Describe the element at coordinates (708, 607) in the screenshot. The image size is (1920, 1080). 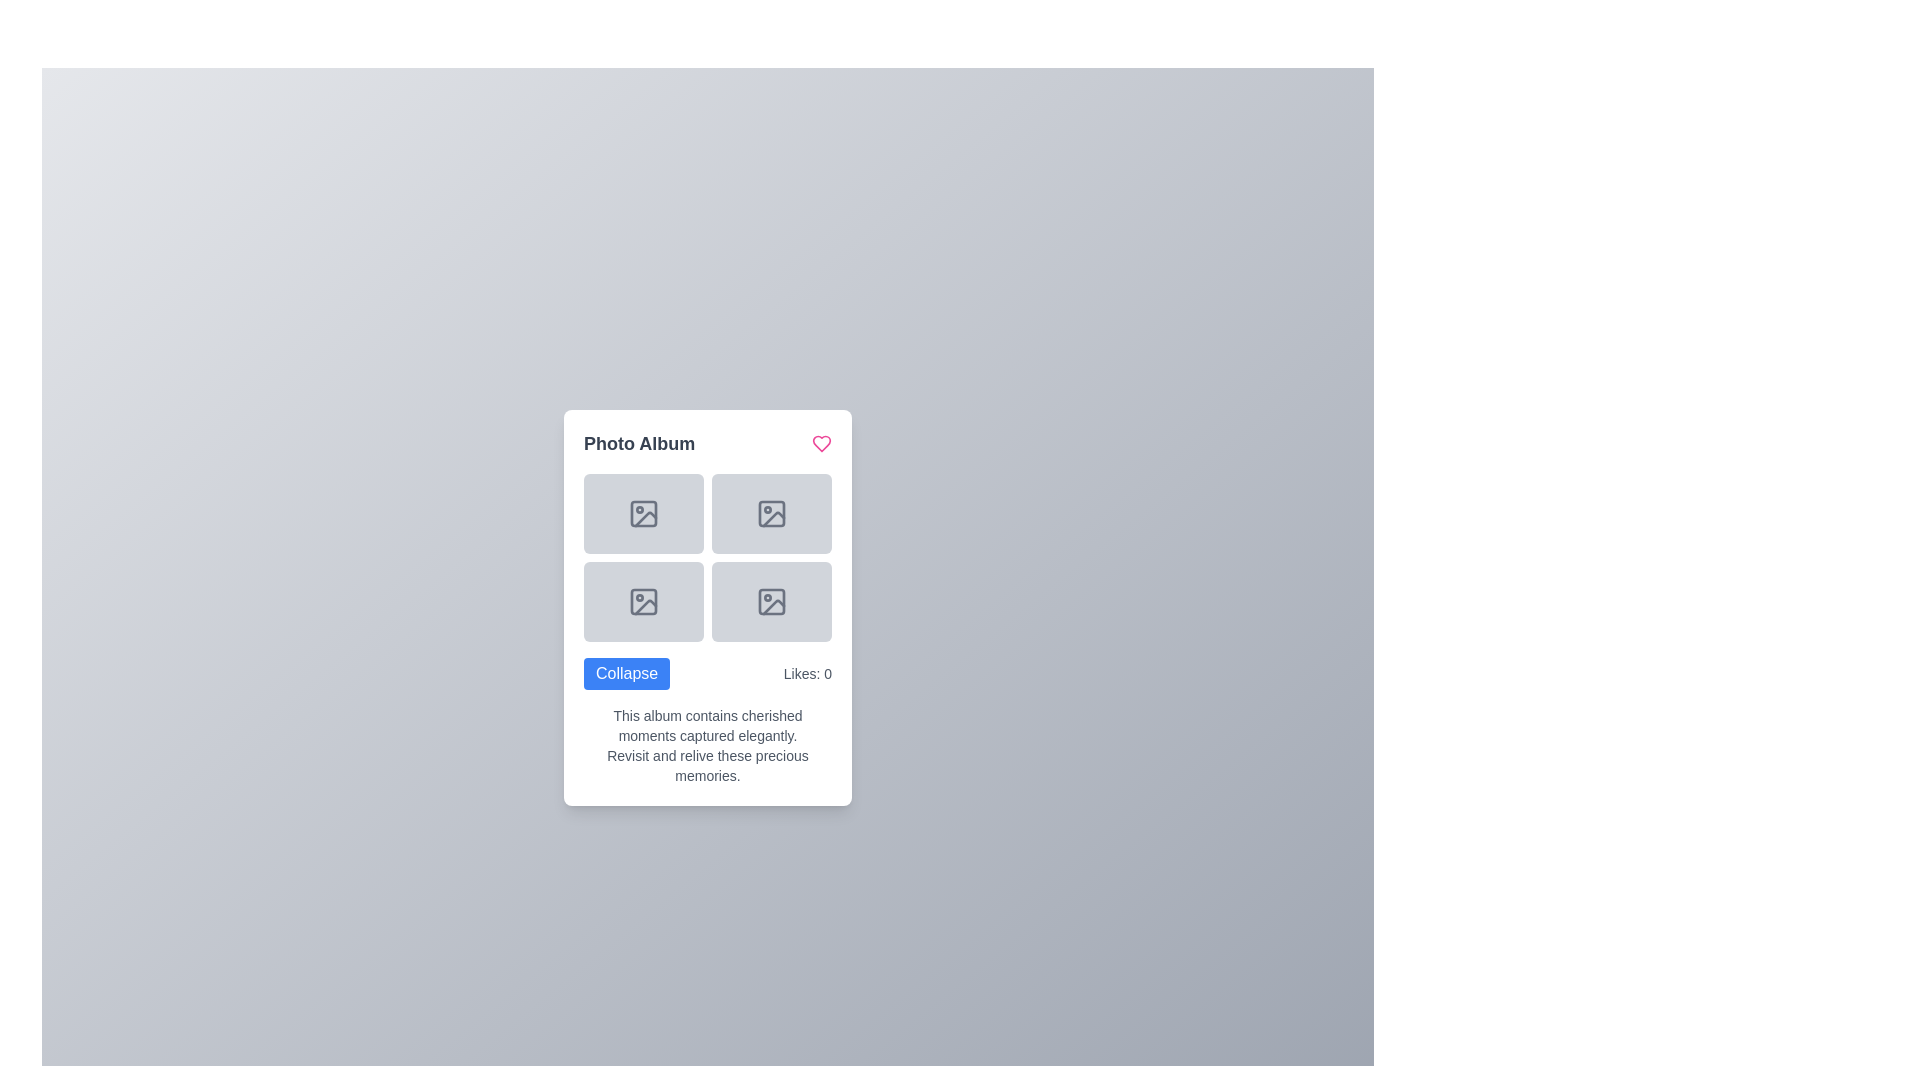
I see `the grid image within the photo album card` at that location.